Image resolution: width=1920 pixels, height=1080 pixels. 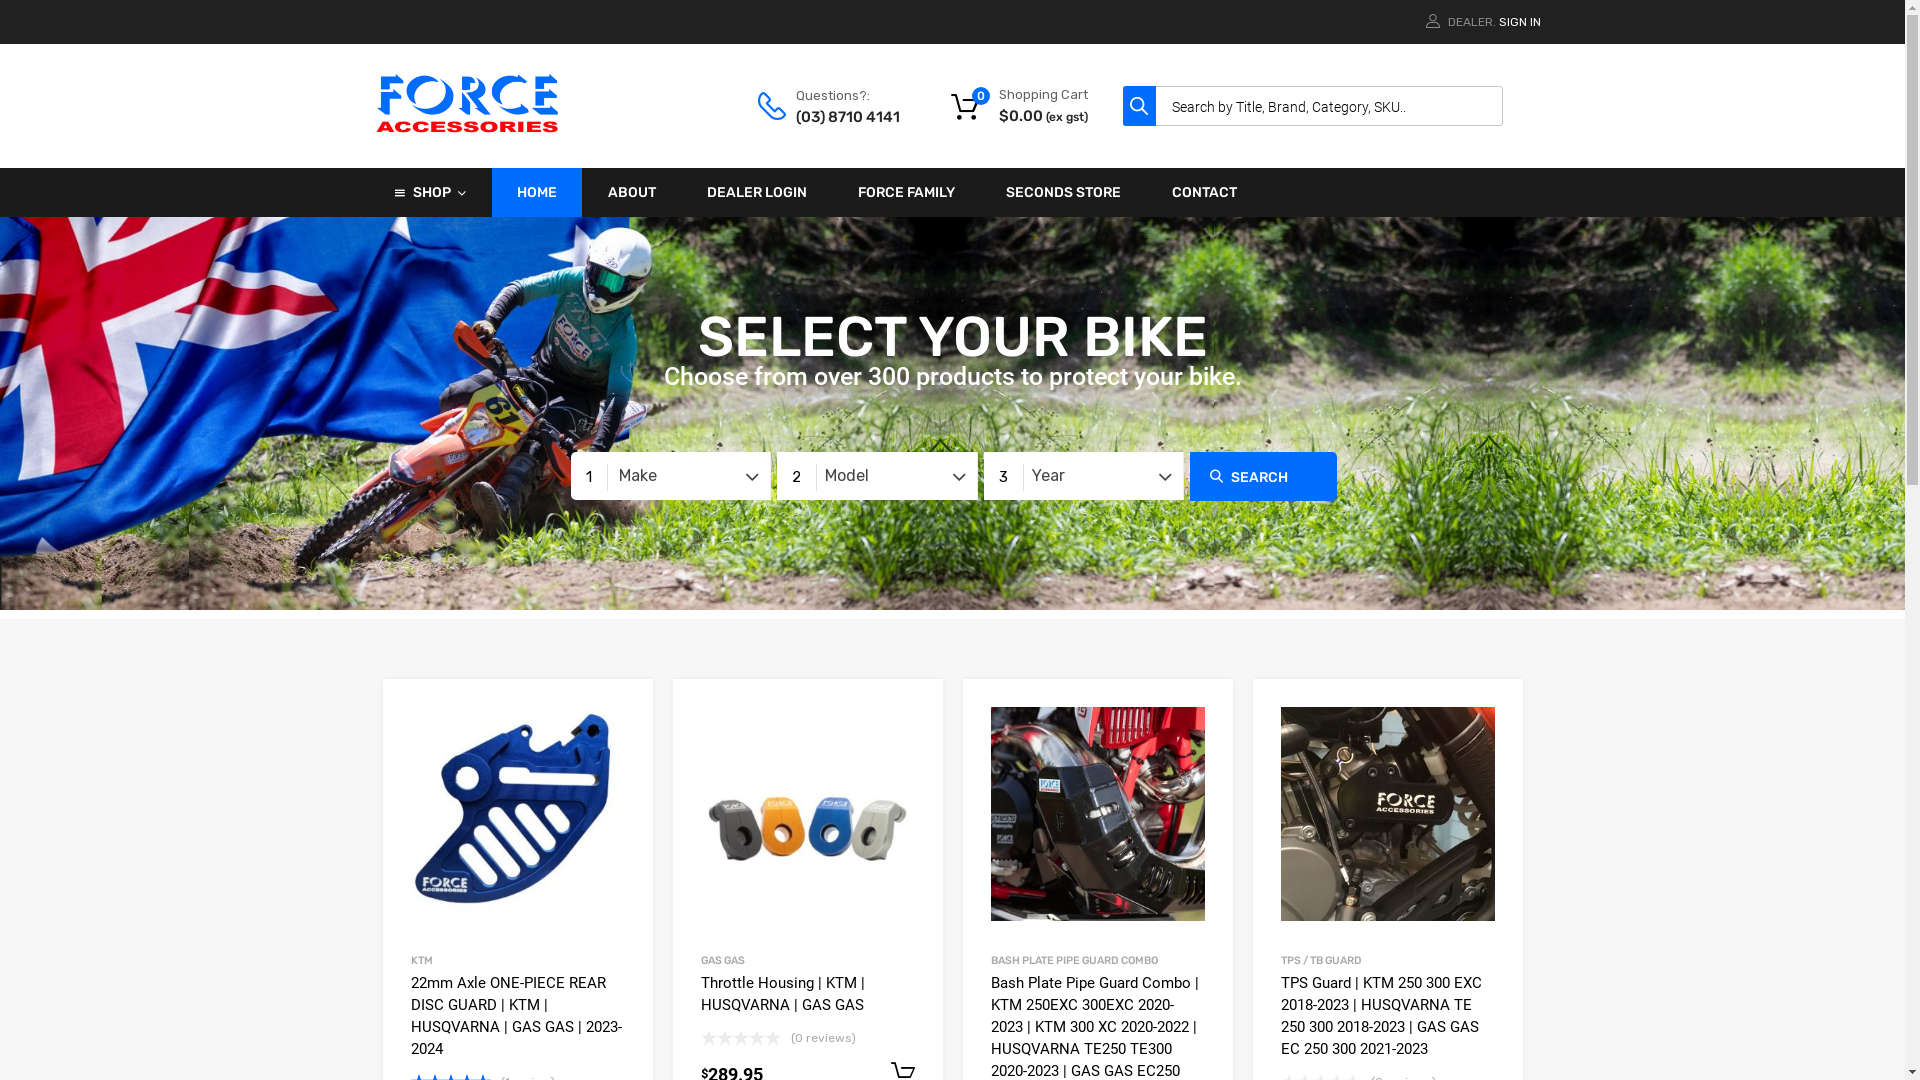 I want to click on 'Make', so click(x=670, y=475).